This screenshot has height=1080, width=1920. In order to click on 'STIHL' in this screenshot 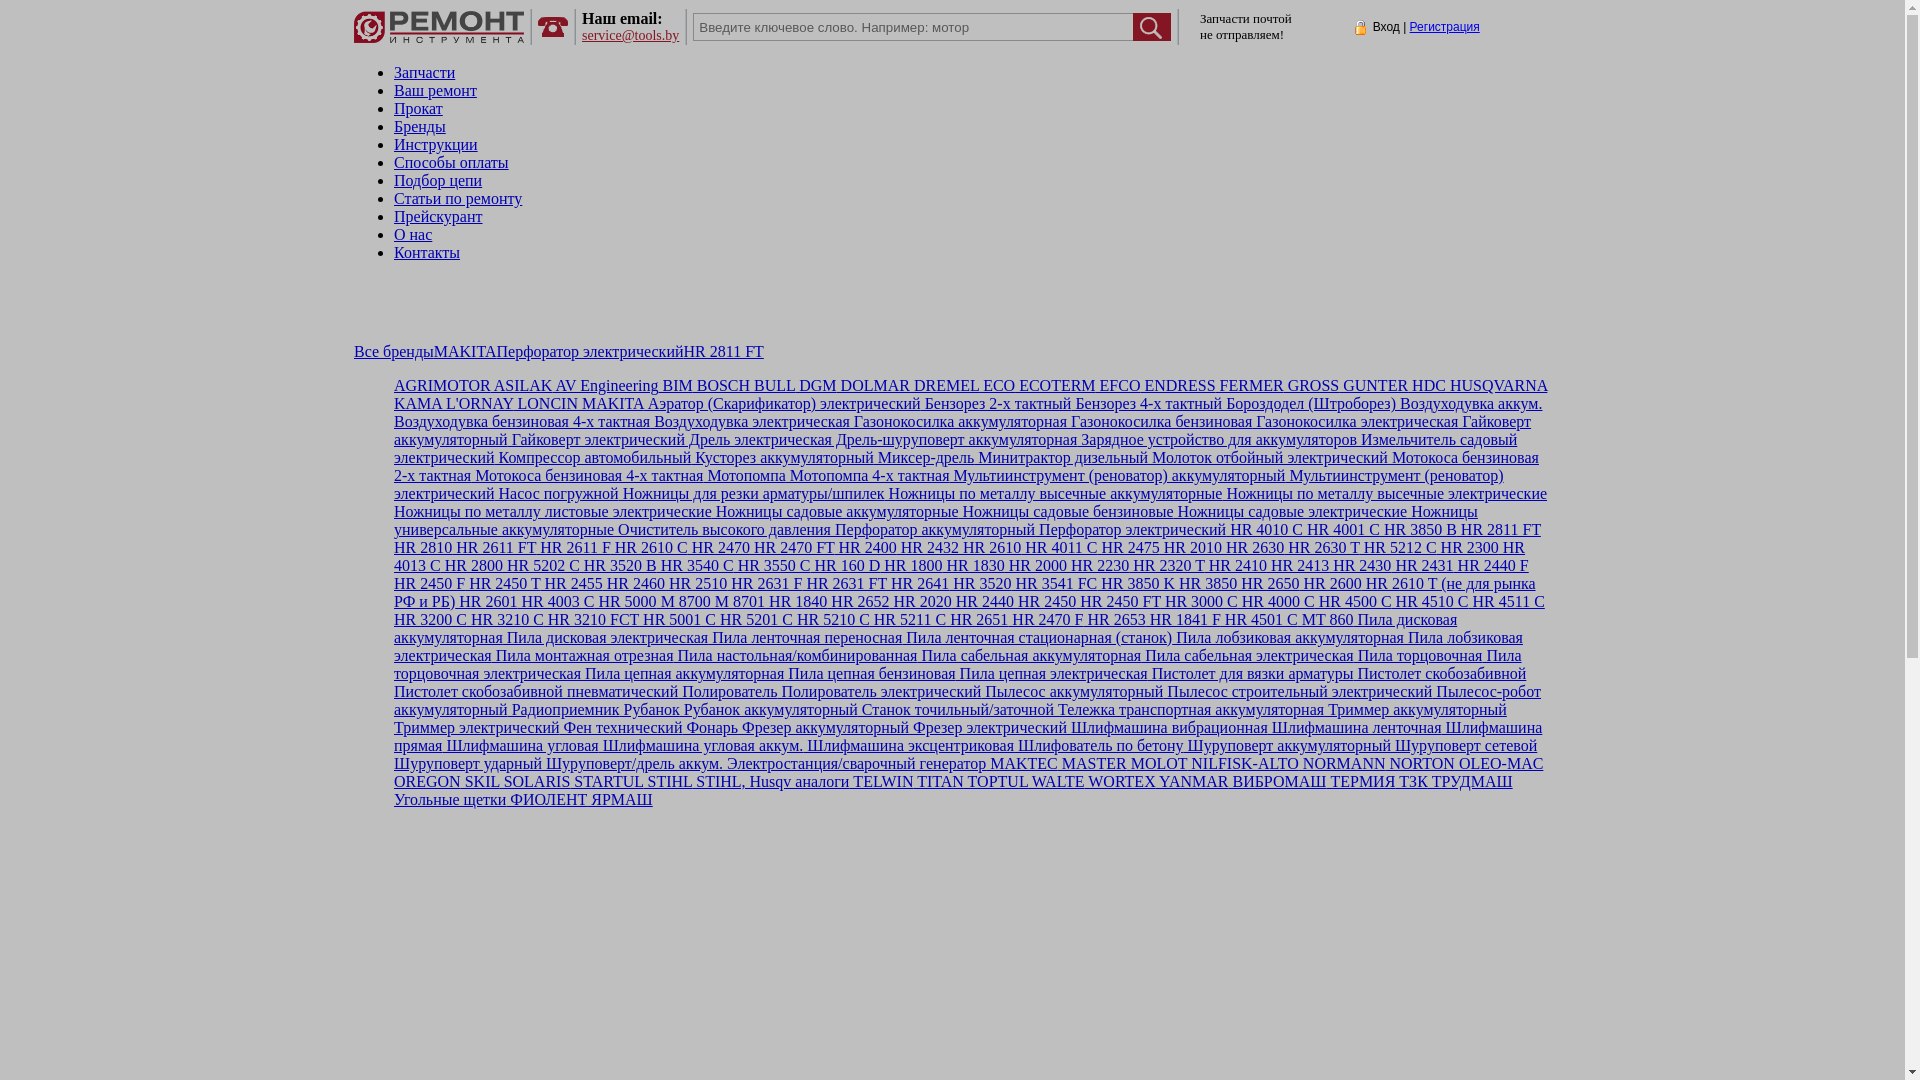, I will do `click(643, 780)`.